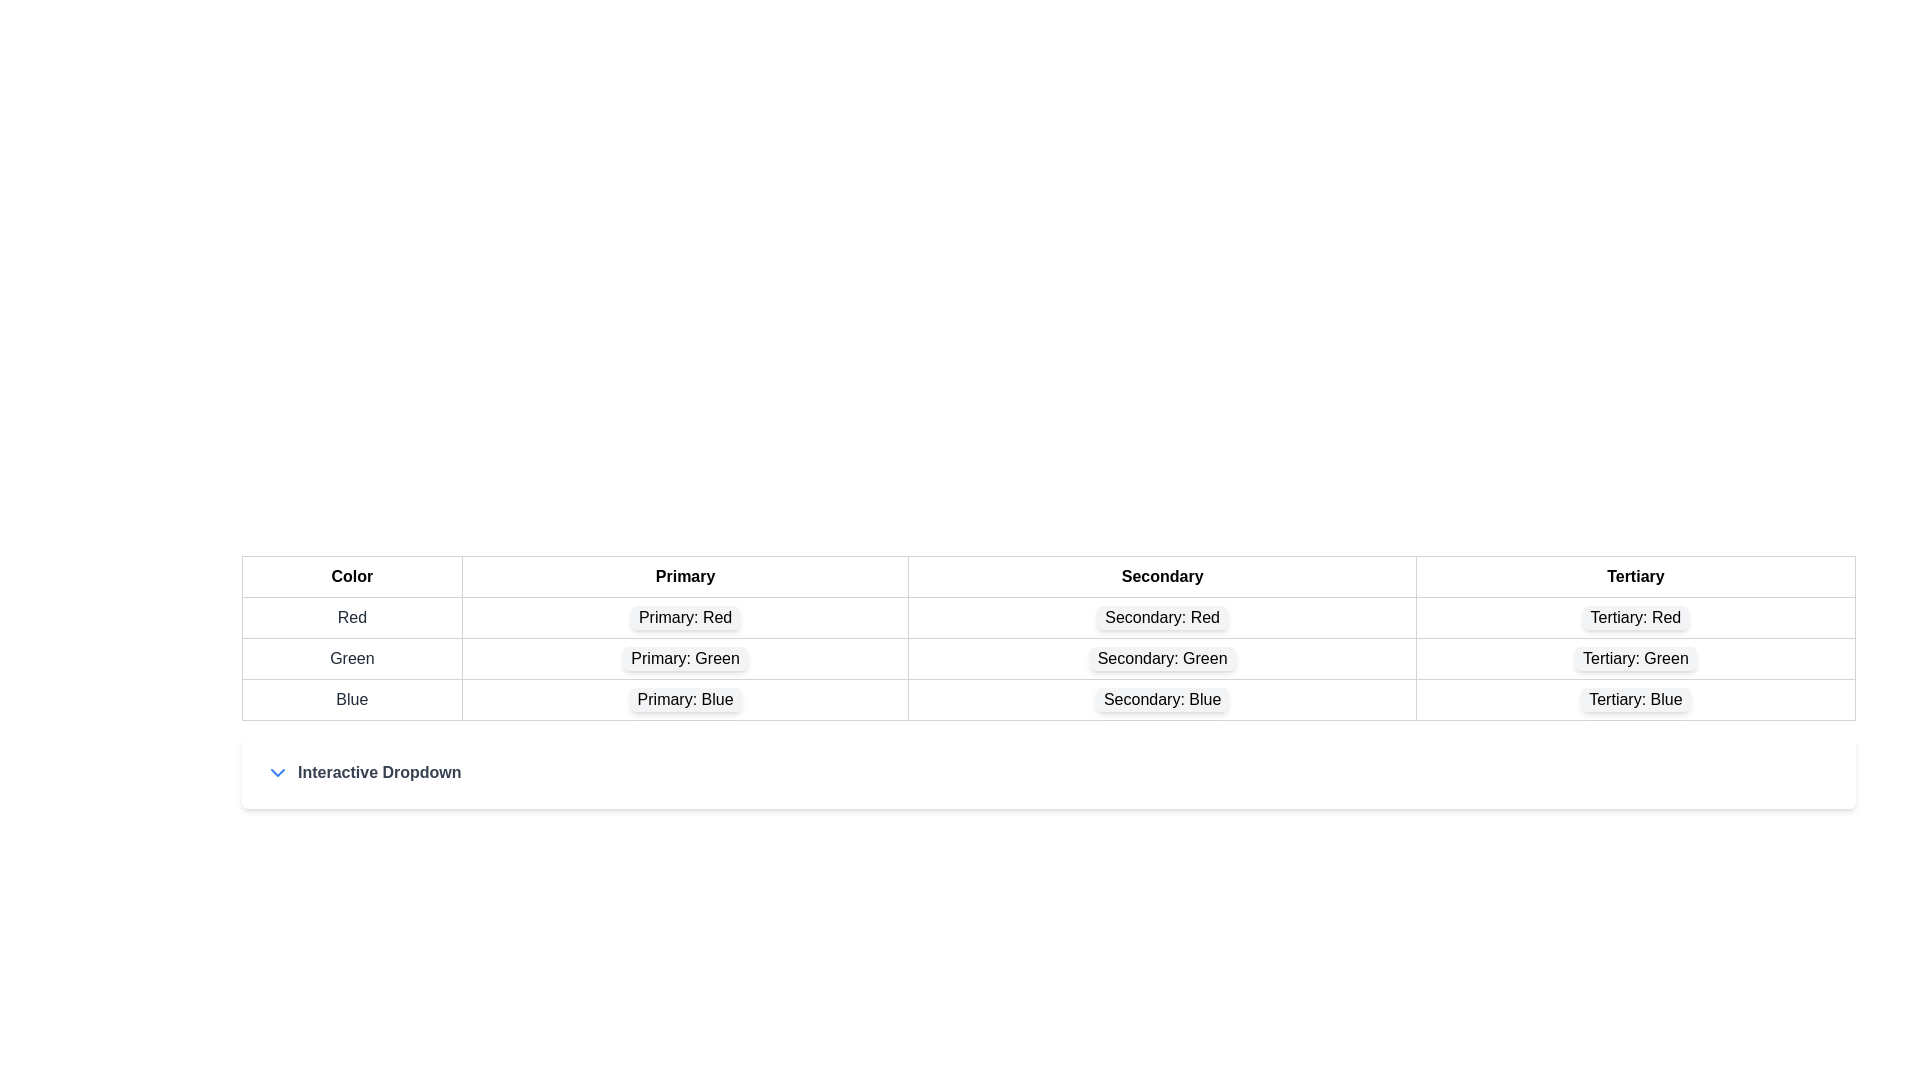 This screenshot has width=1920, height=1080. I want to click on the static text label indicating the 'Blue' color category located in the third row of the table under the 'Color' column, so click(352, 698).